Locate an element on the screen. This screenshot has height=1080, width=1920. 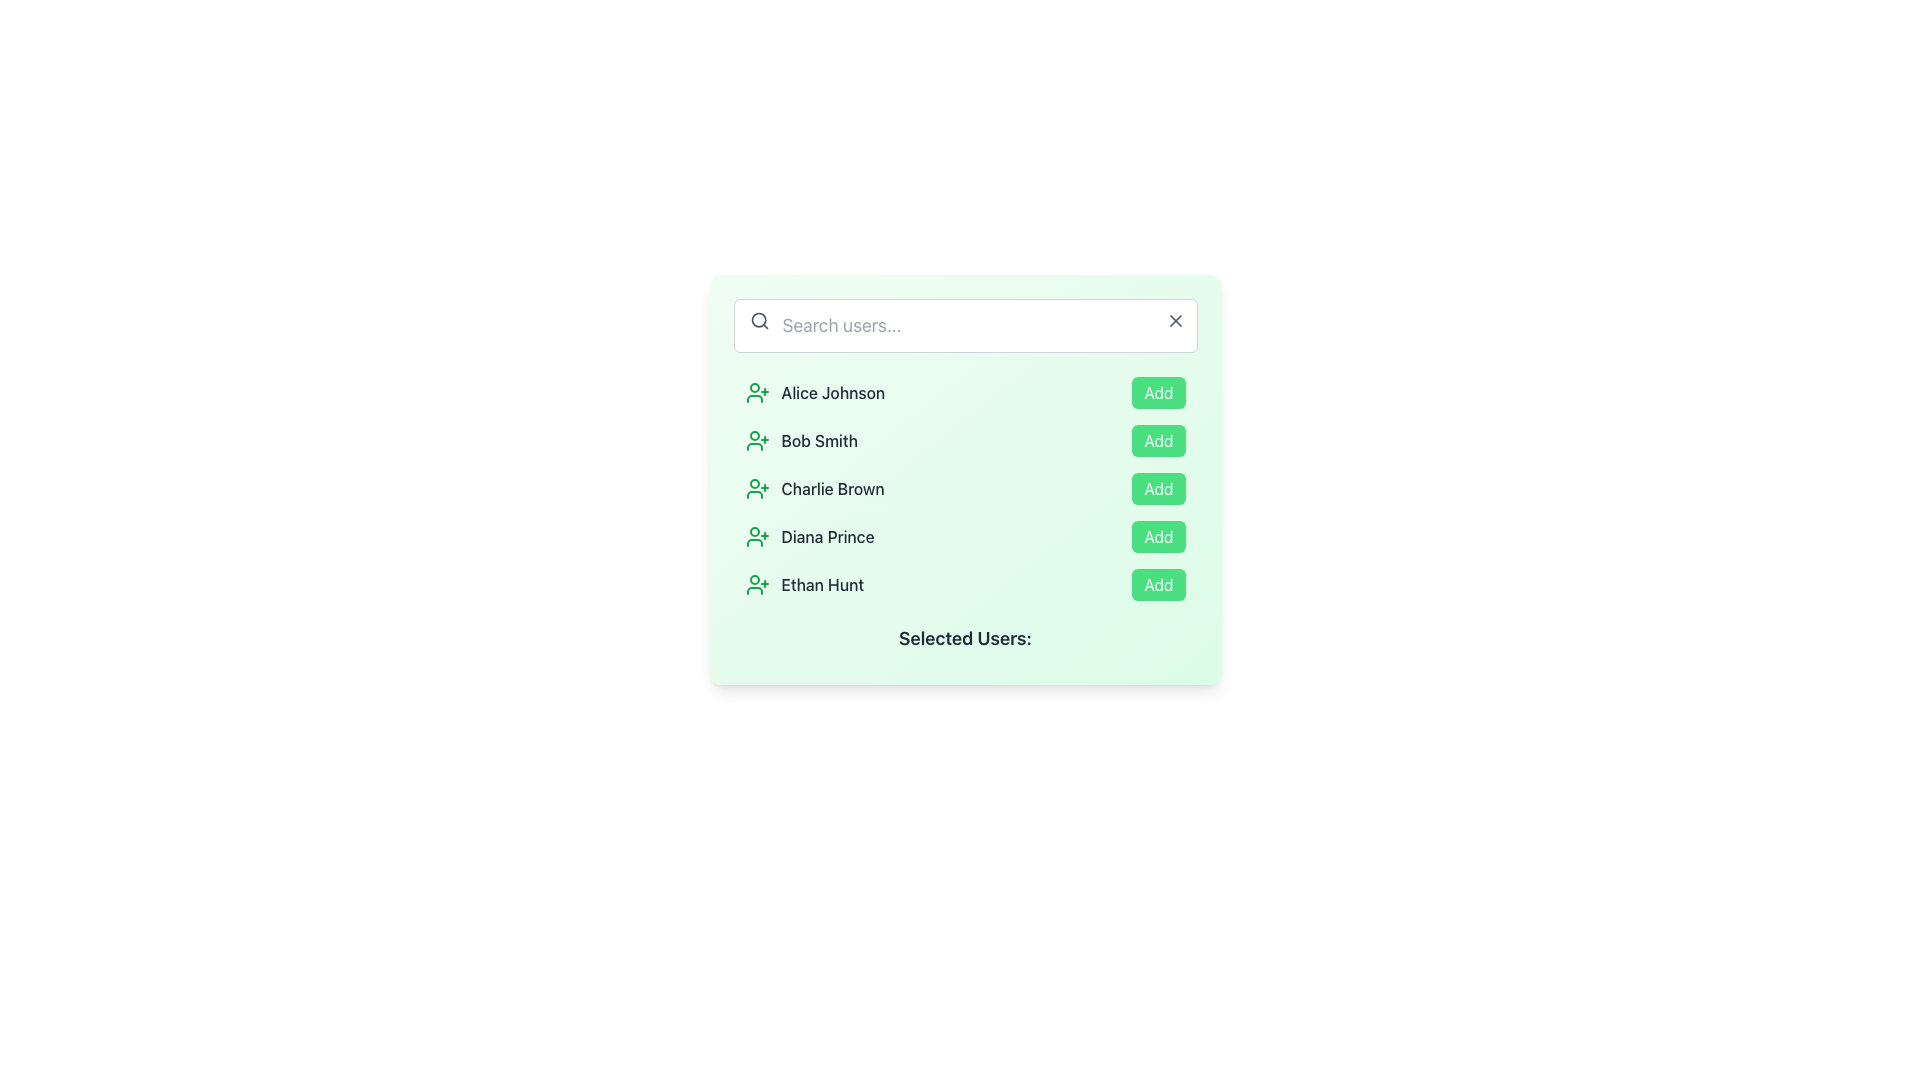
on the text label 'Bob Smith' which is styled in a medium-weight, gray font and is the second entry in a list of users is located at coordinates (801, 439).